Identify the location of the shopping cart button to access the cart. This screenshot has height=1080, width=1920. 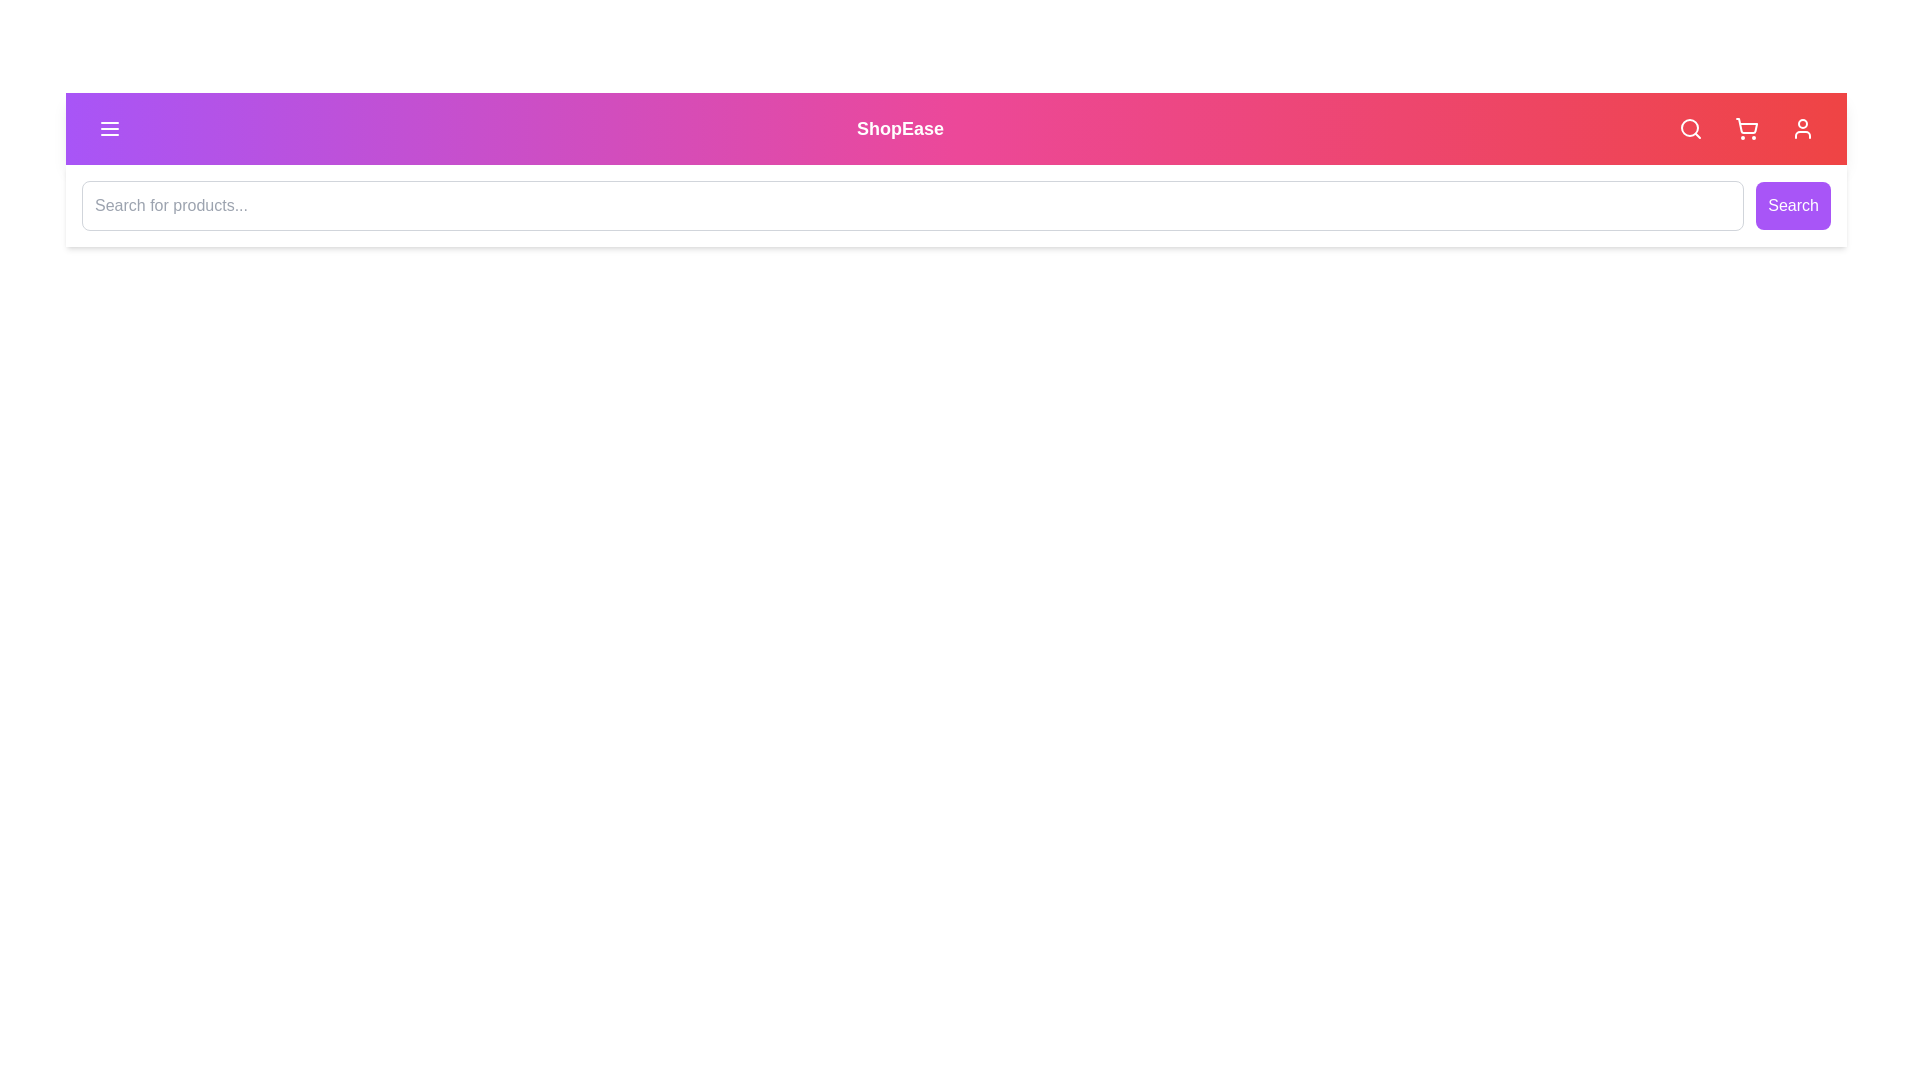
(1746, 128).